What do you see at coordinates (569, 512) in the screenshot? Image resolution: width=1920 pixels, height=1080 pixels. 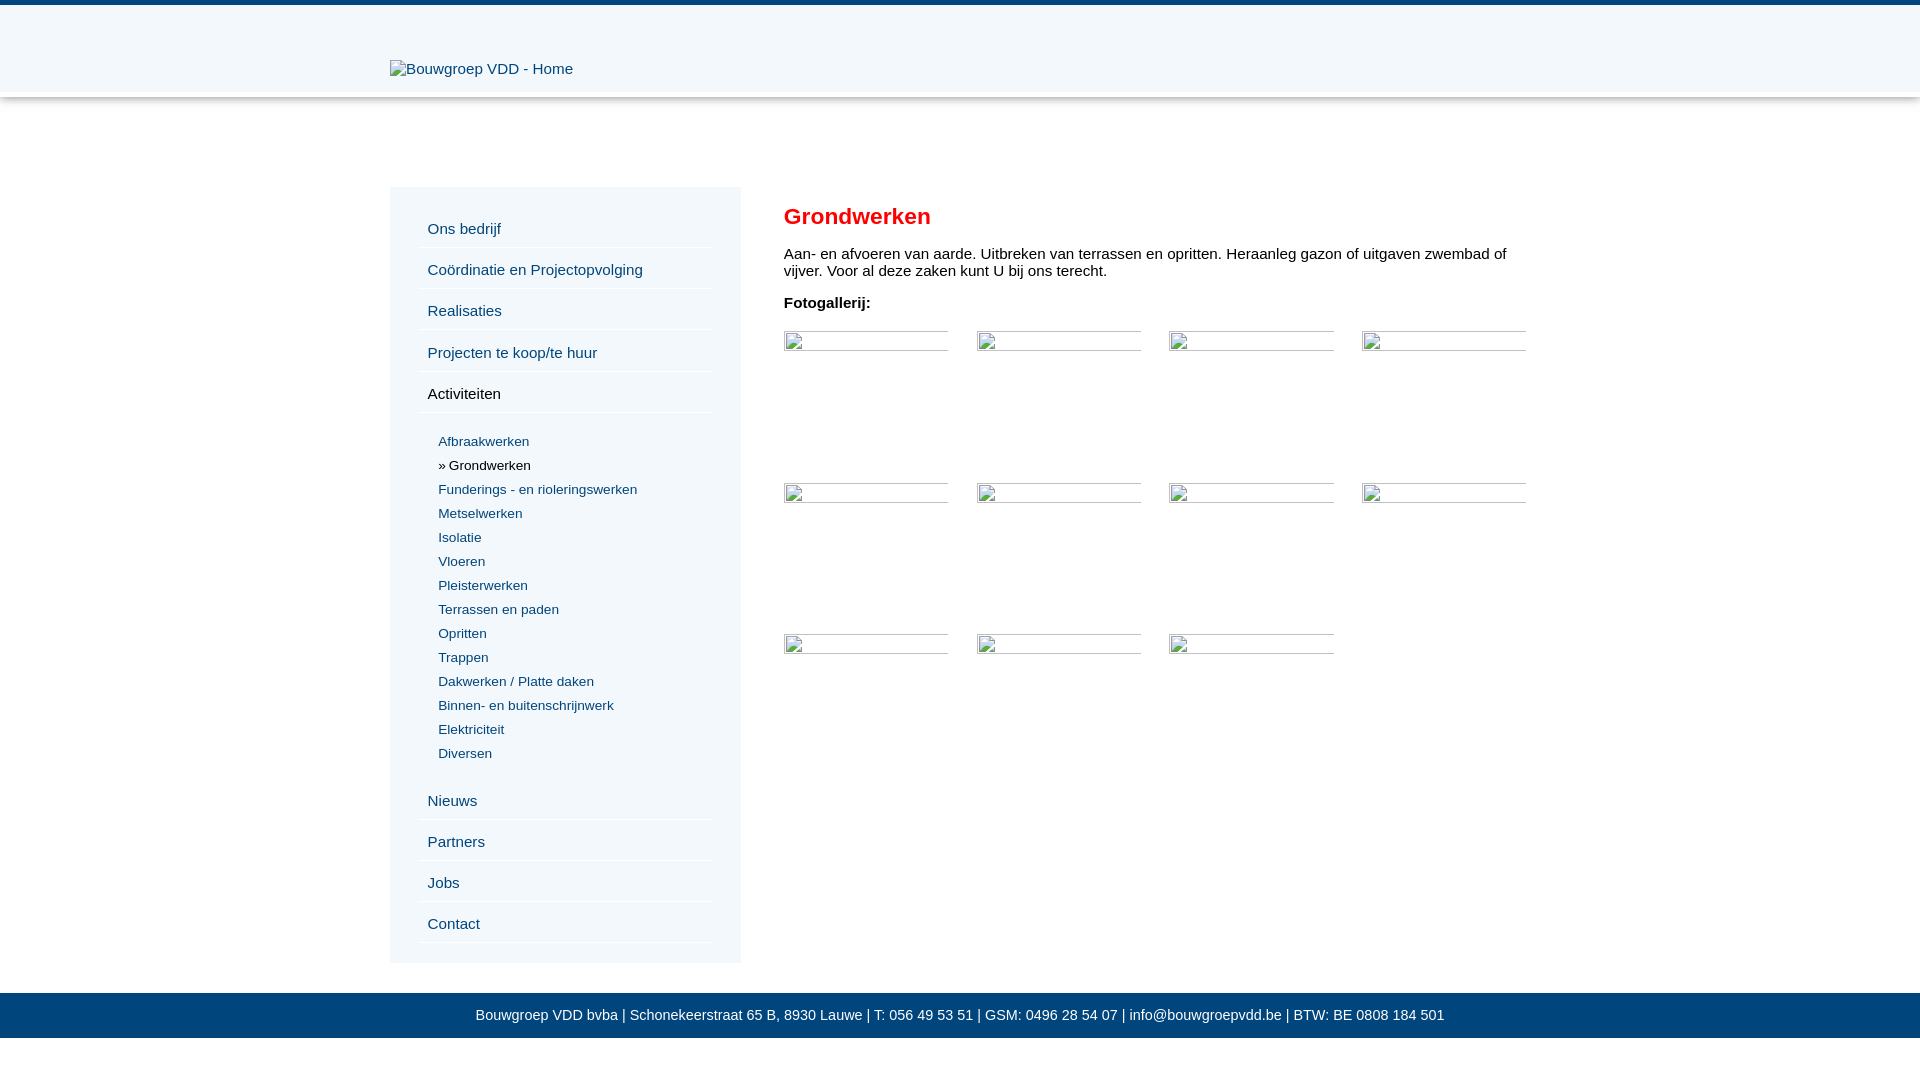 I see `'Metselwerken'` at bounding box center [569, 512].